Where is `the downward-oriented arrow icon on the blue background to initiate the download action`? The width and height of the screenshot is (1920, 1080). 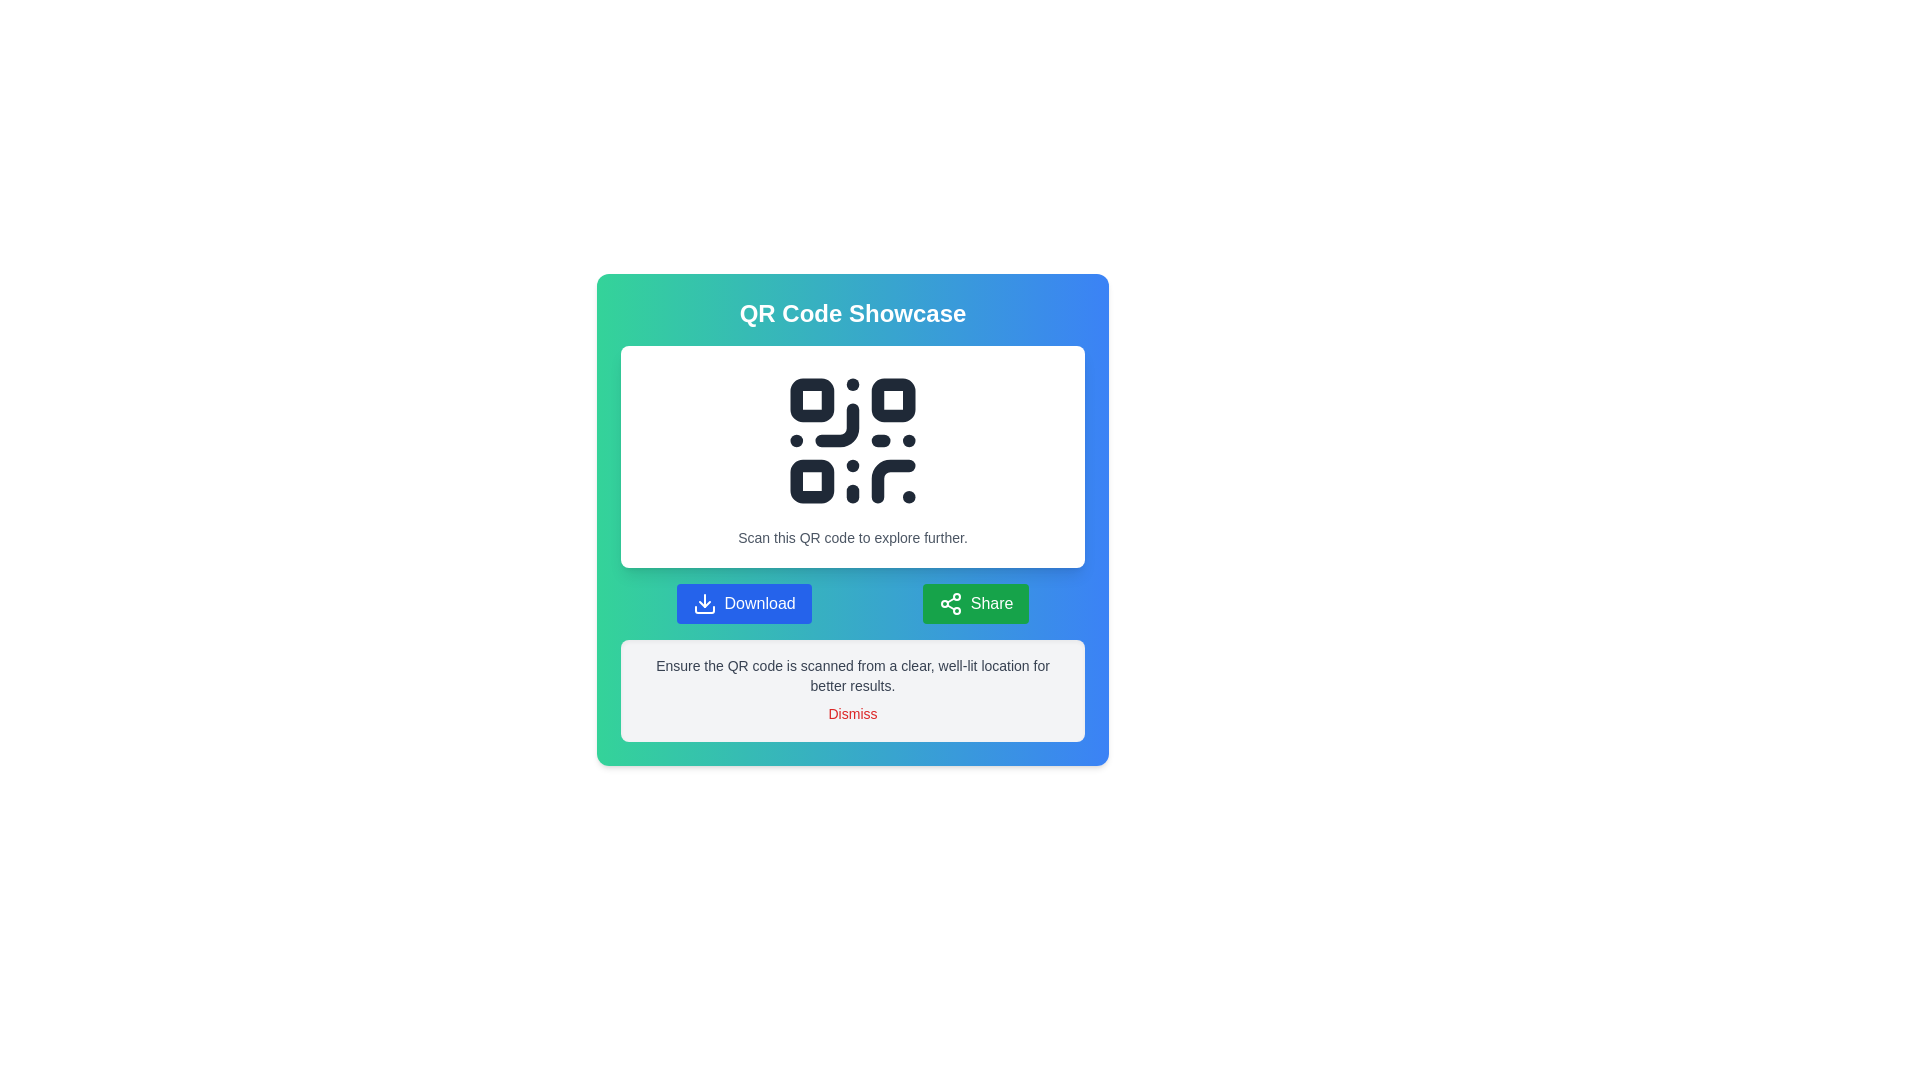
the downward-oriented arrow icon on the blue background to initiate the download action is located at coordinates (704, 603).